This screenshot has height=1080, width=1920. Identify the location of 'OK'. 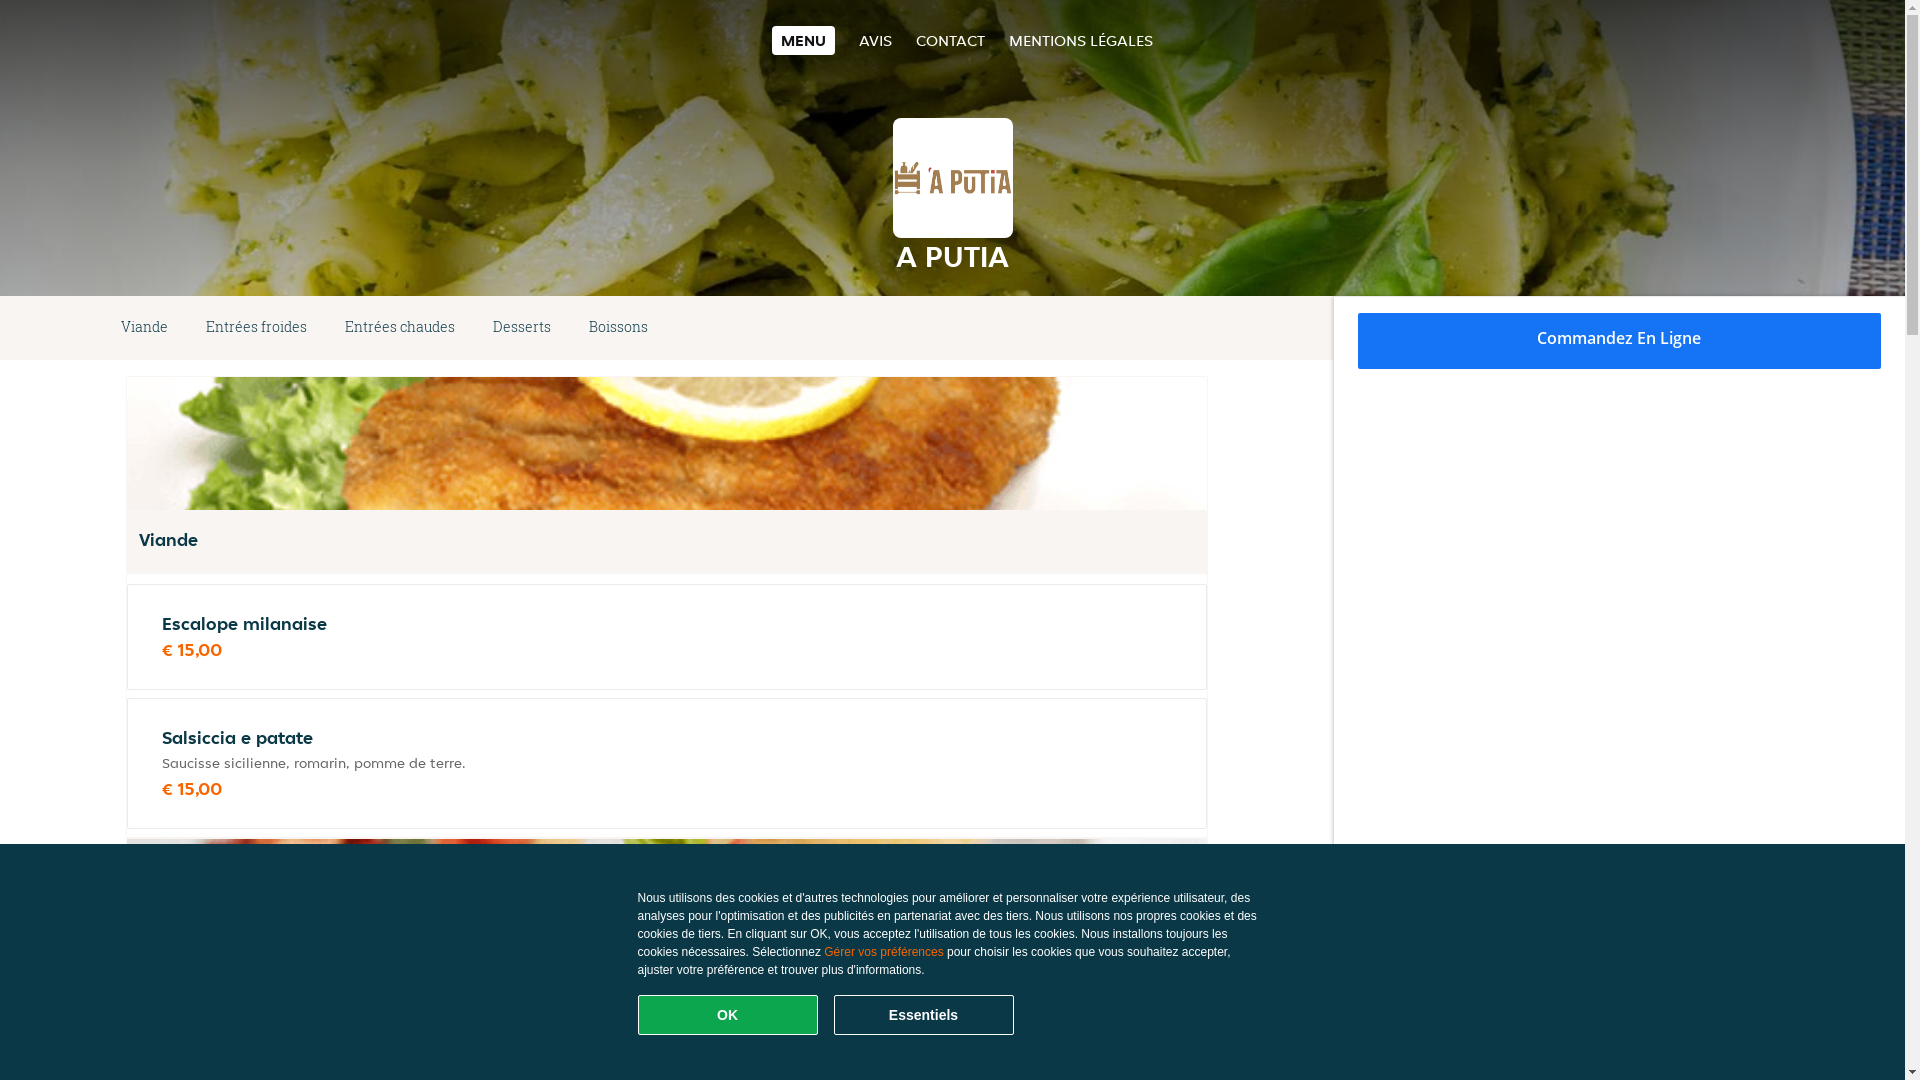
(637, 1014).